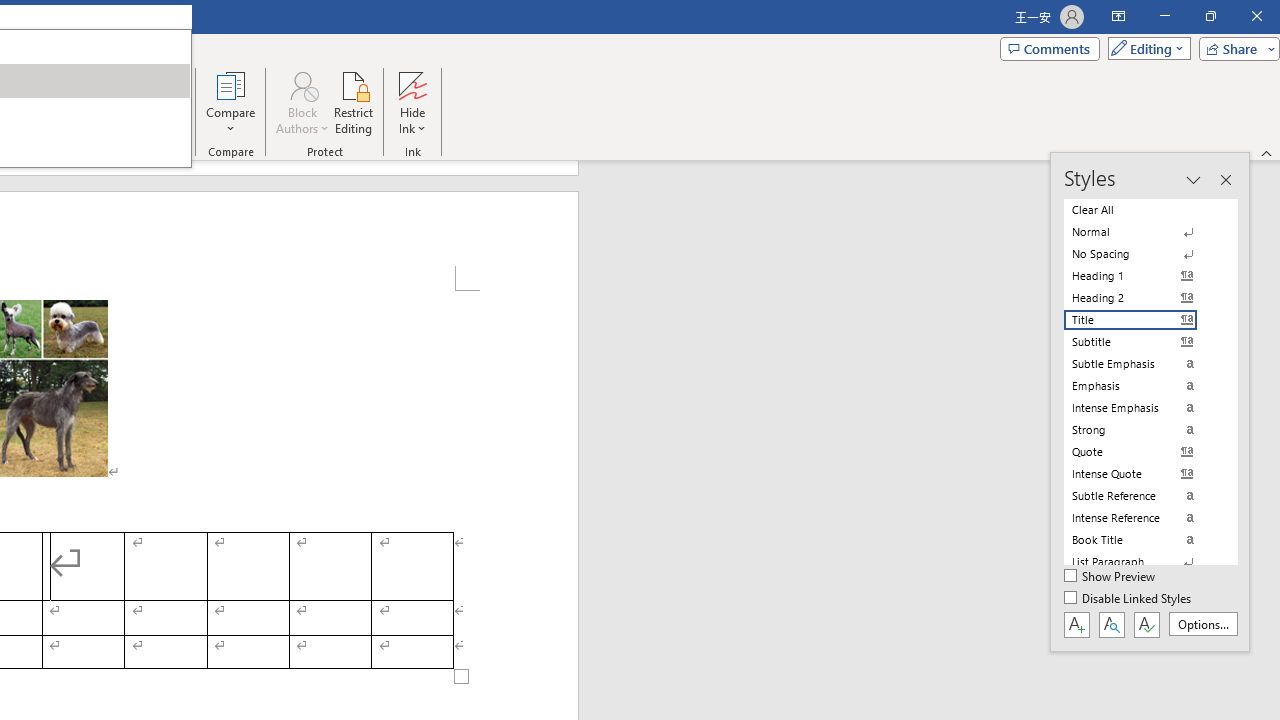 The width and height of the screenshot is (1280, 720). I want to click on 'Subtle Emphasis', so click(1142, 363).